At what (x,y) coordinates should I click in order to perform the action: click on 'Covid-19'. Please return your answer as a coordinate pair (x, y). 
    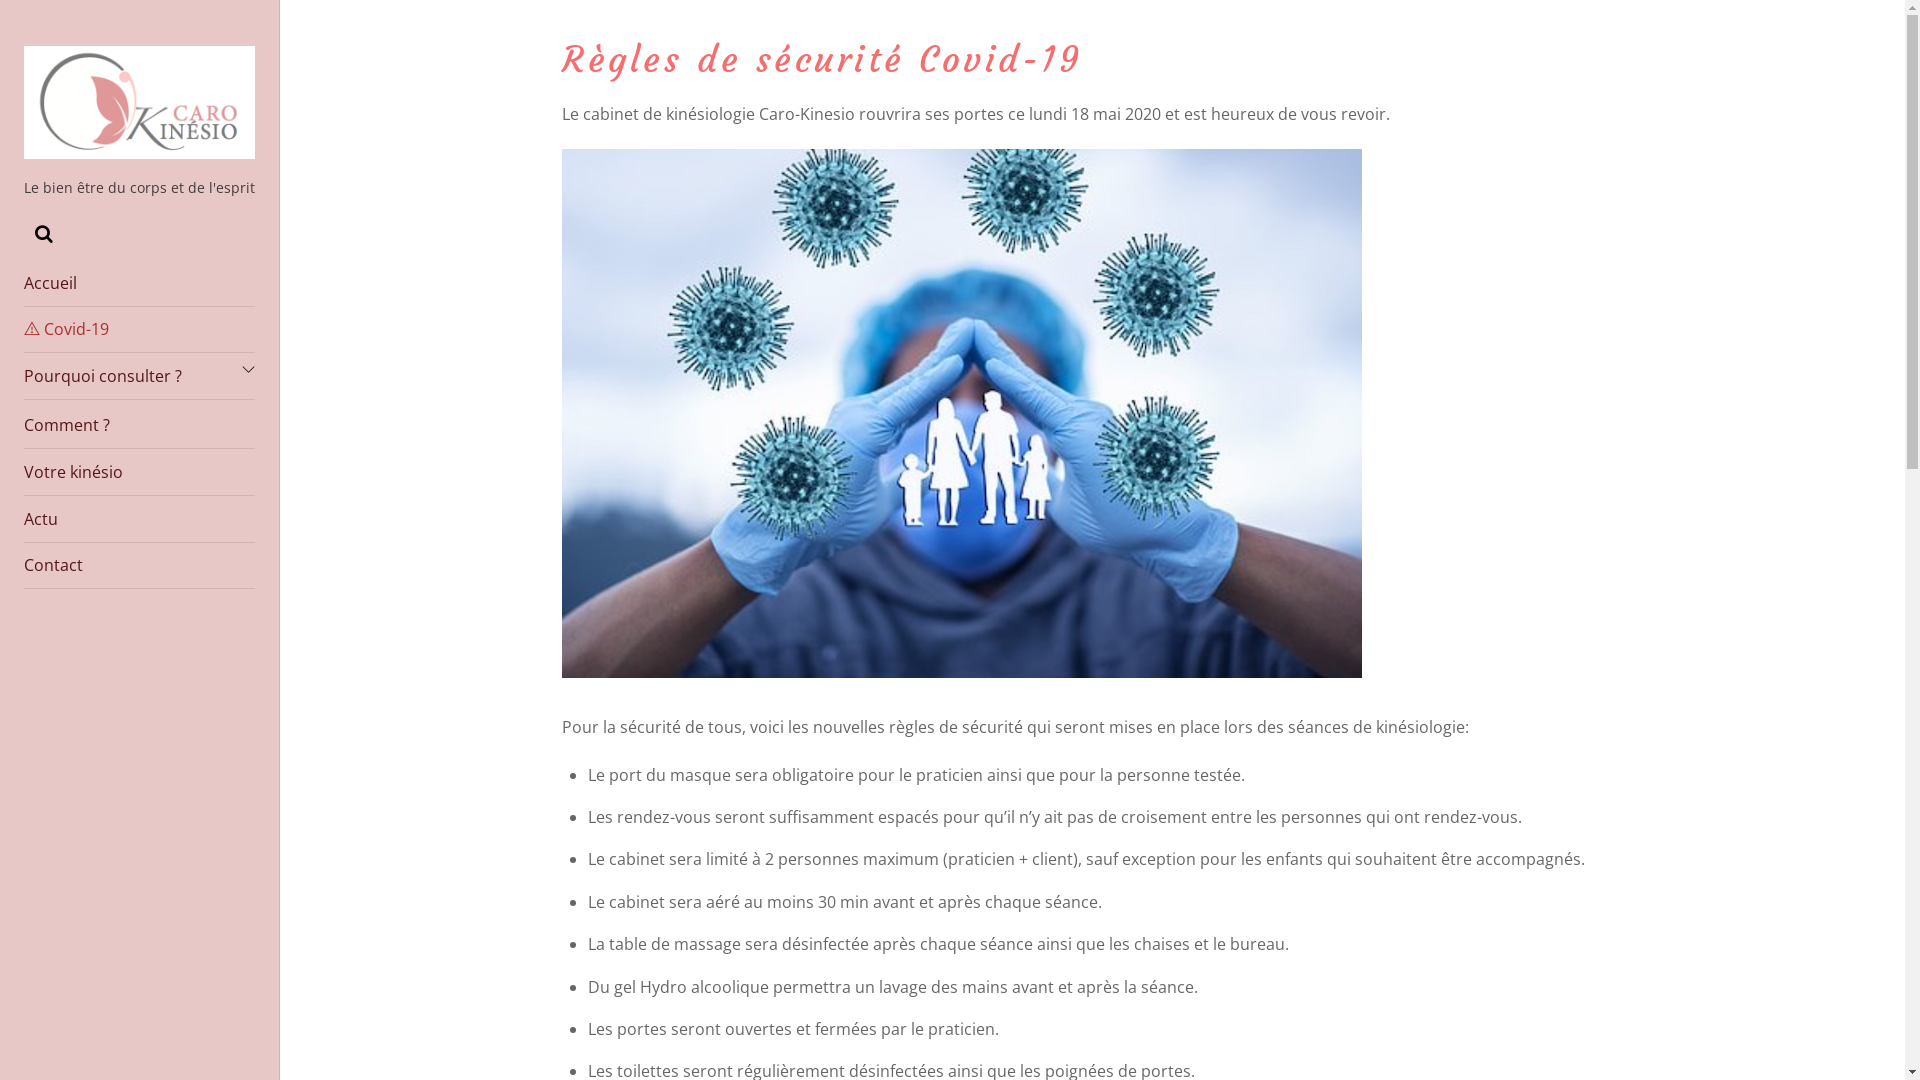
    Looking at the image, I should click on (138, 329).